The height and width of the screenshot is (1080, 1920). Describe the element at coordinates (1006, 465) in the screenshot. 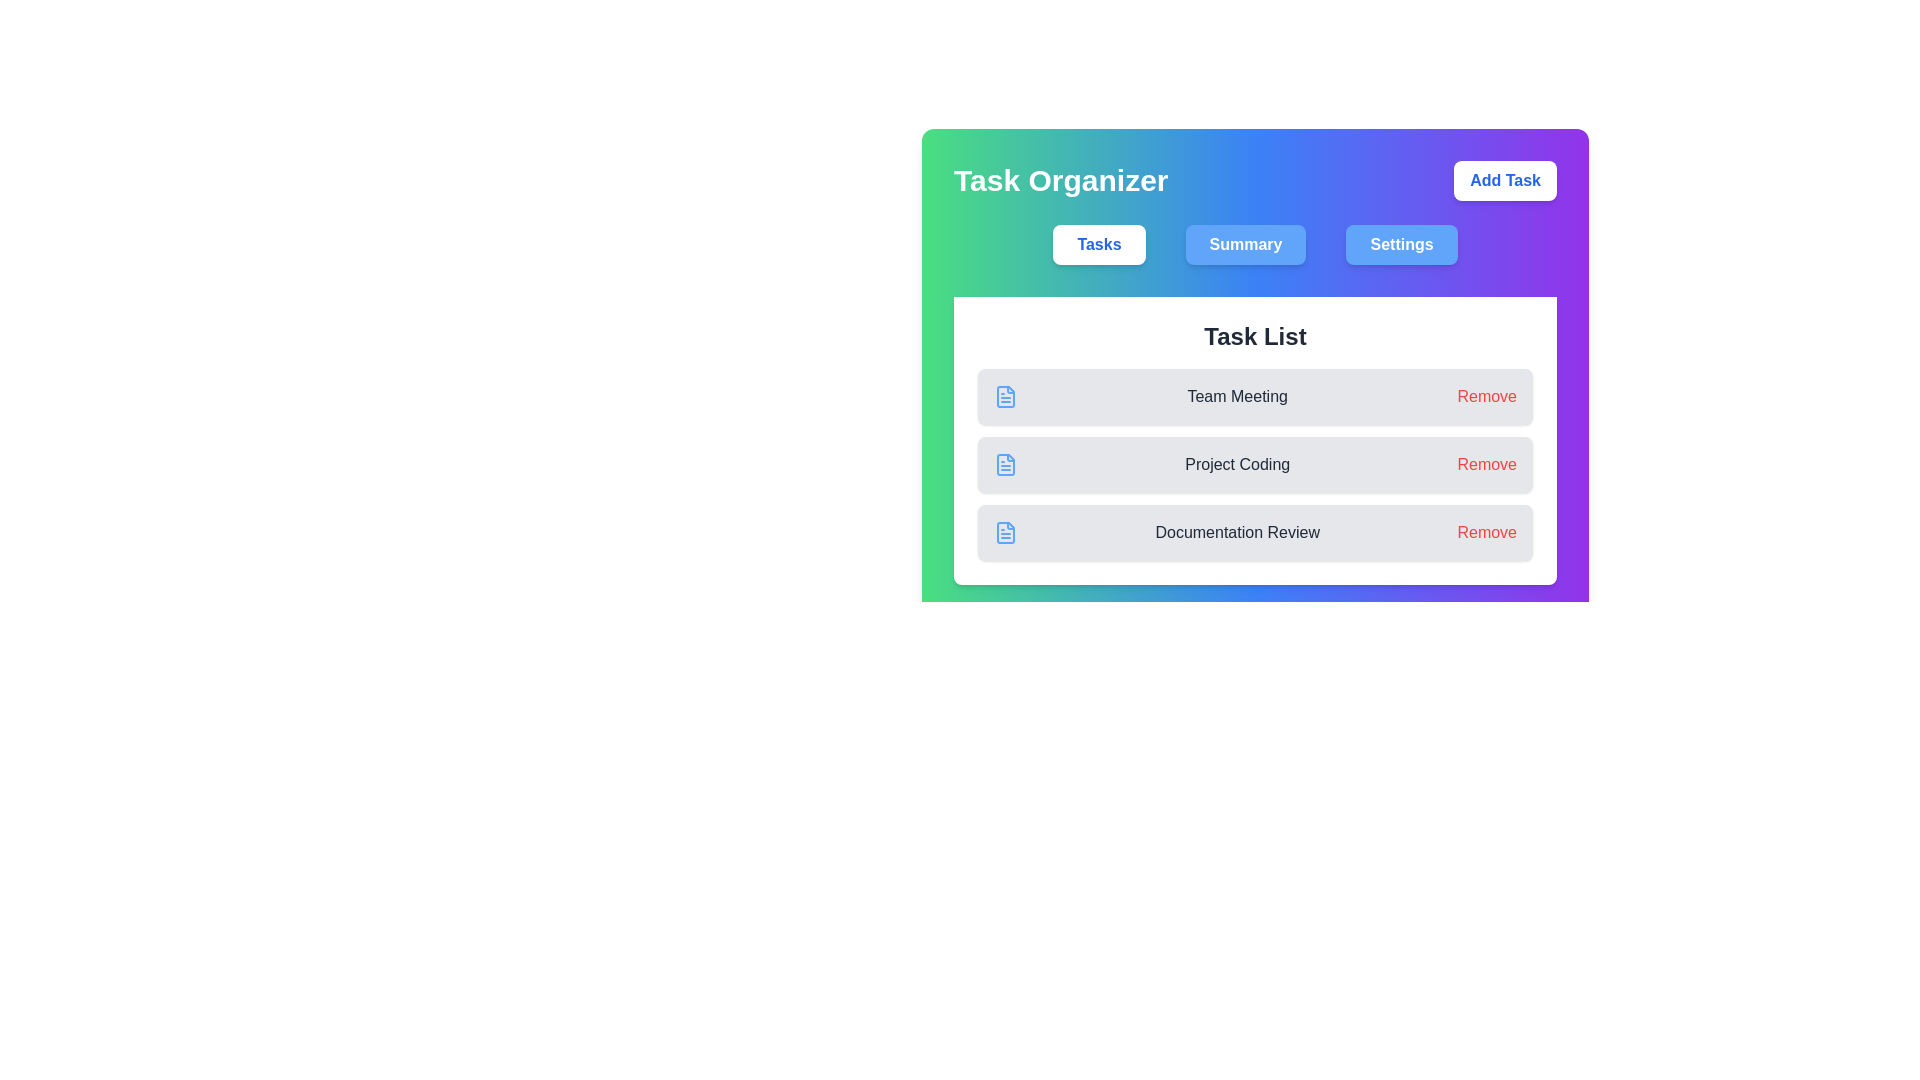

I see `the second icon from the top in the 'Task List' section, which represents a task item related to 'Project Coding'` at that location.